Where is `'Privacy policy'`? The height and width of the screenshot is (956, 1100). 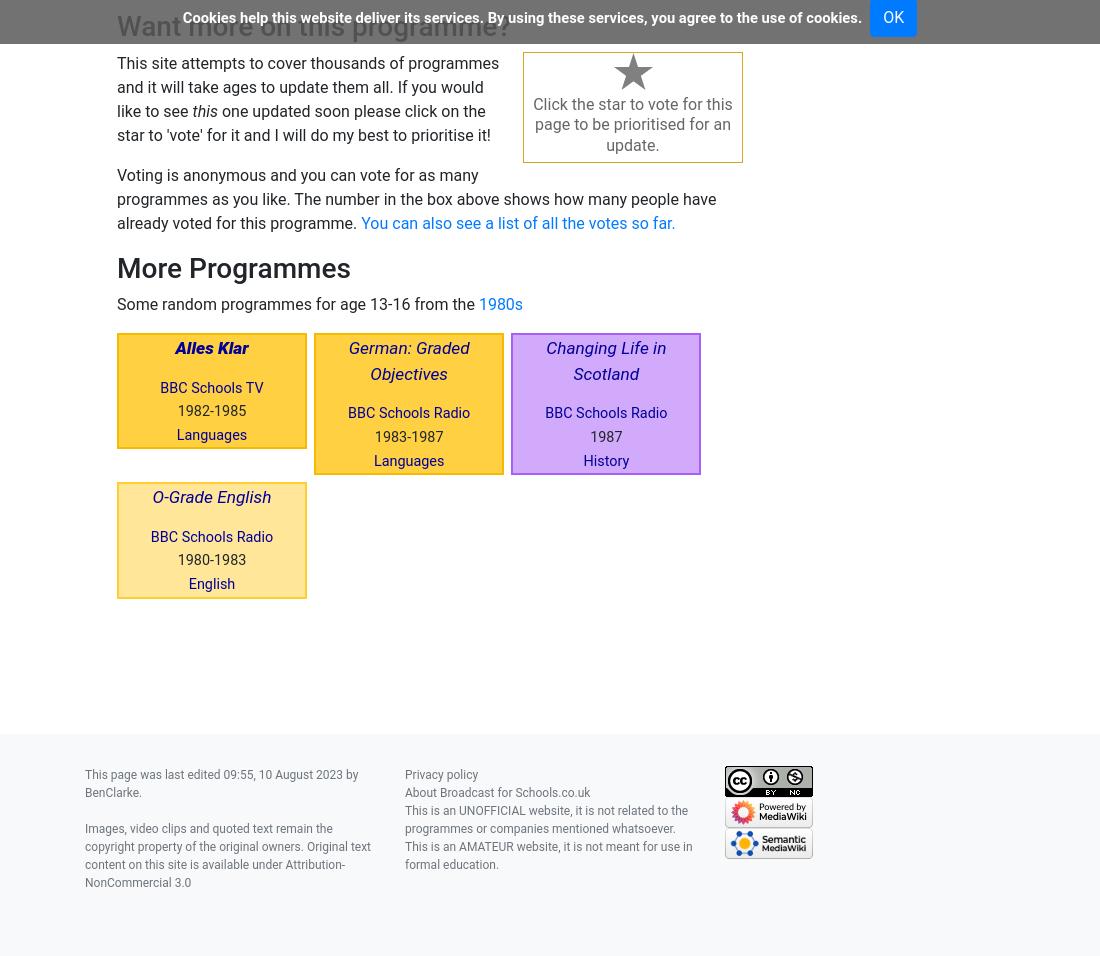
'Privacy policy' is located at coordinates (440, 772).